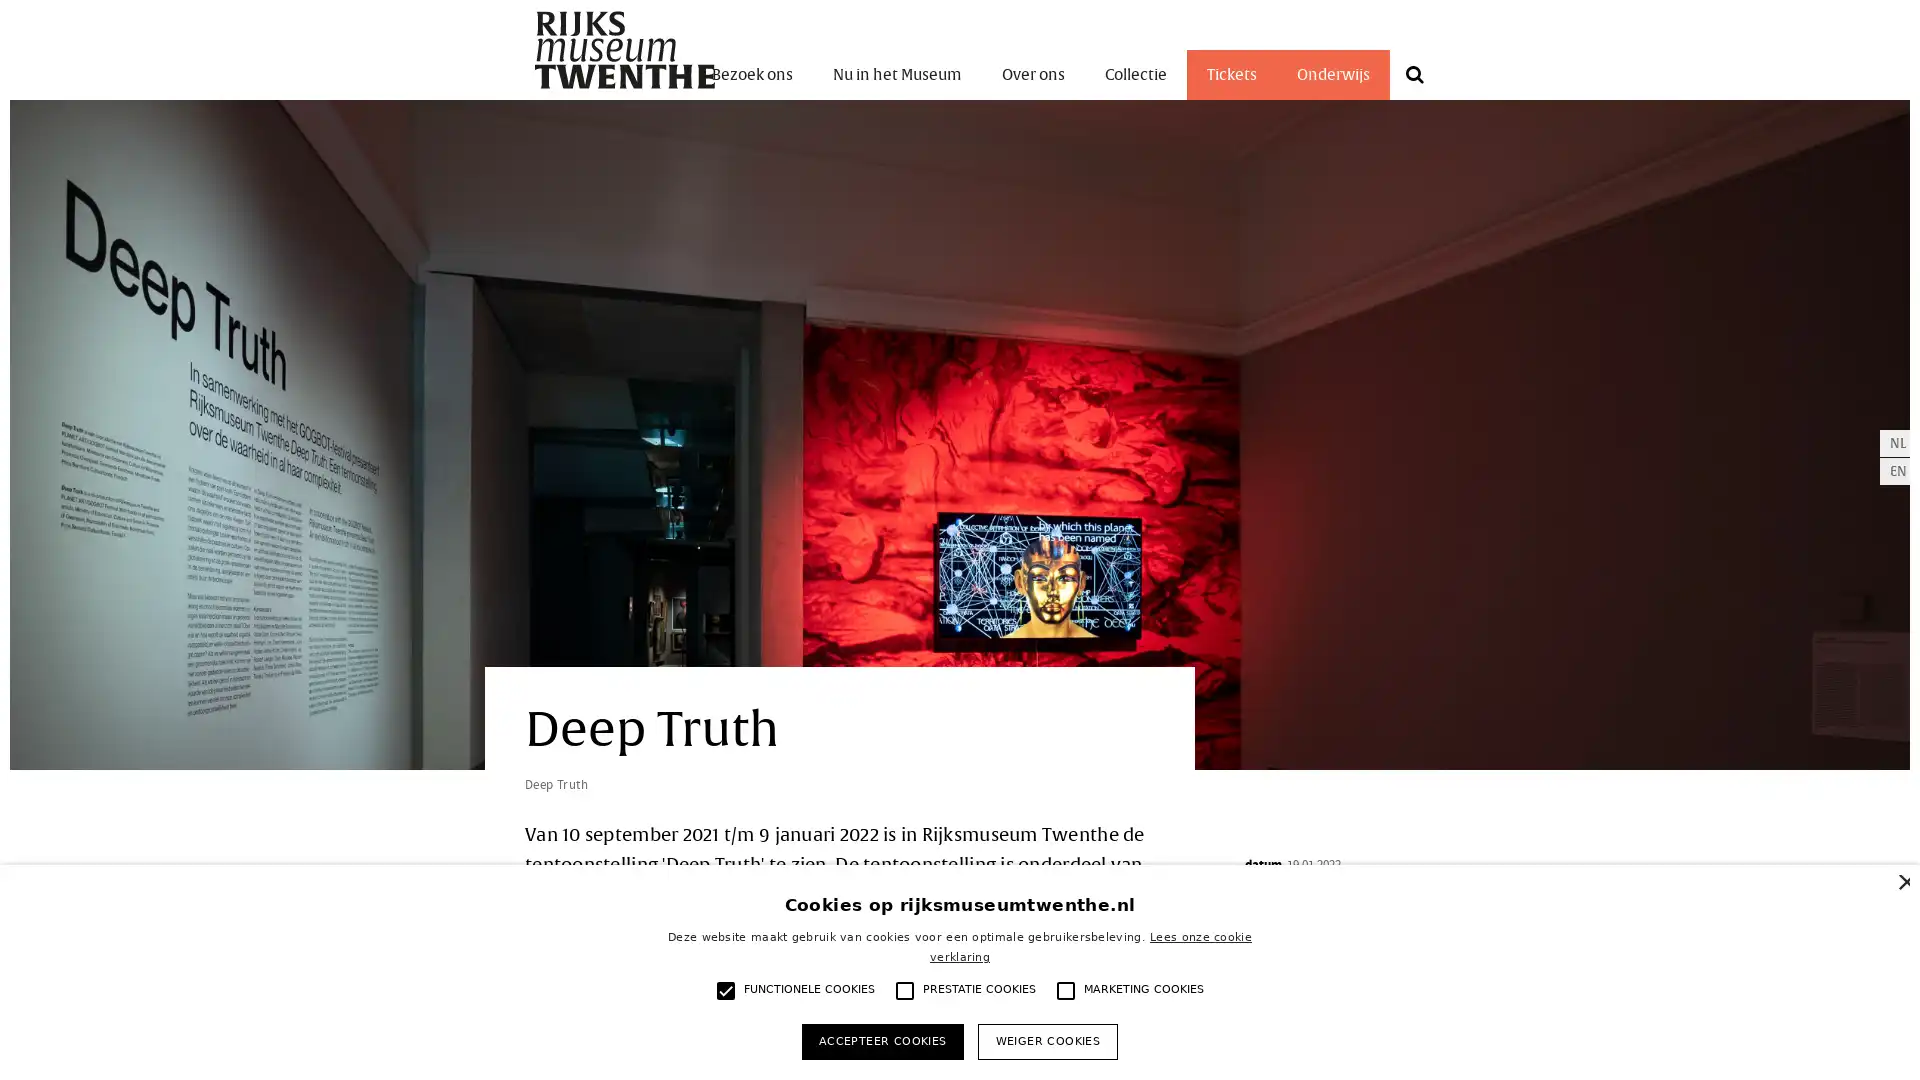 The image size is (1920, 1080). What do you see at coordinates (1046, 1040) in the screenshot?
I see `WEIGER COOKIES` at bounding box center [1046, 1040].